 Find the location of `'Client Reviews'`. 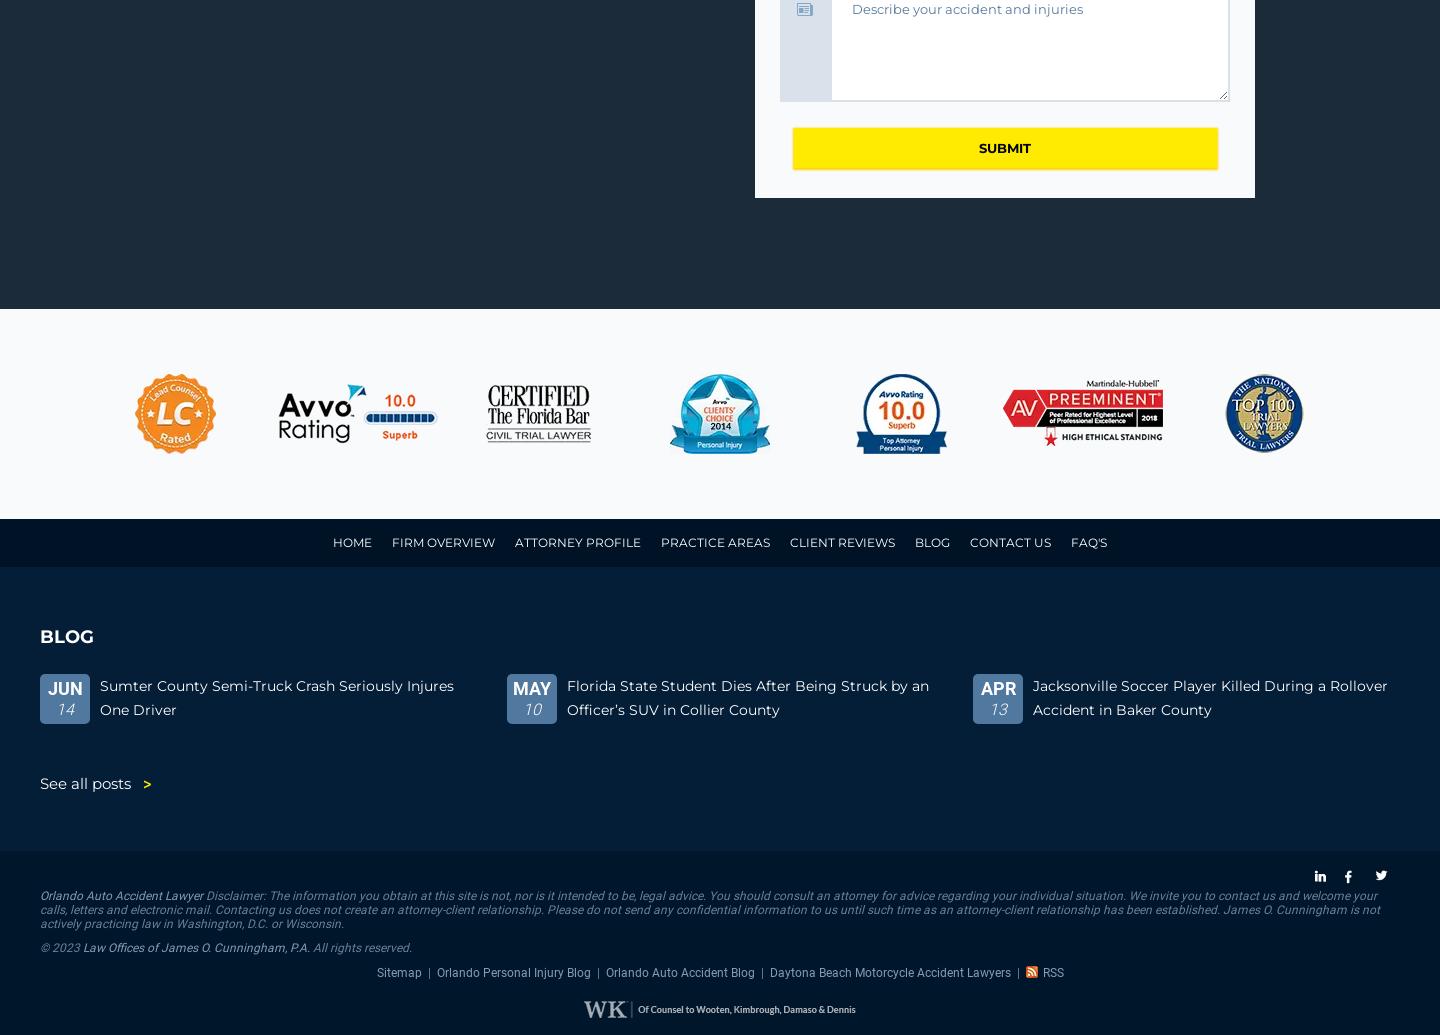

'Client Reviews' is located at coordinates (841, 541).